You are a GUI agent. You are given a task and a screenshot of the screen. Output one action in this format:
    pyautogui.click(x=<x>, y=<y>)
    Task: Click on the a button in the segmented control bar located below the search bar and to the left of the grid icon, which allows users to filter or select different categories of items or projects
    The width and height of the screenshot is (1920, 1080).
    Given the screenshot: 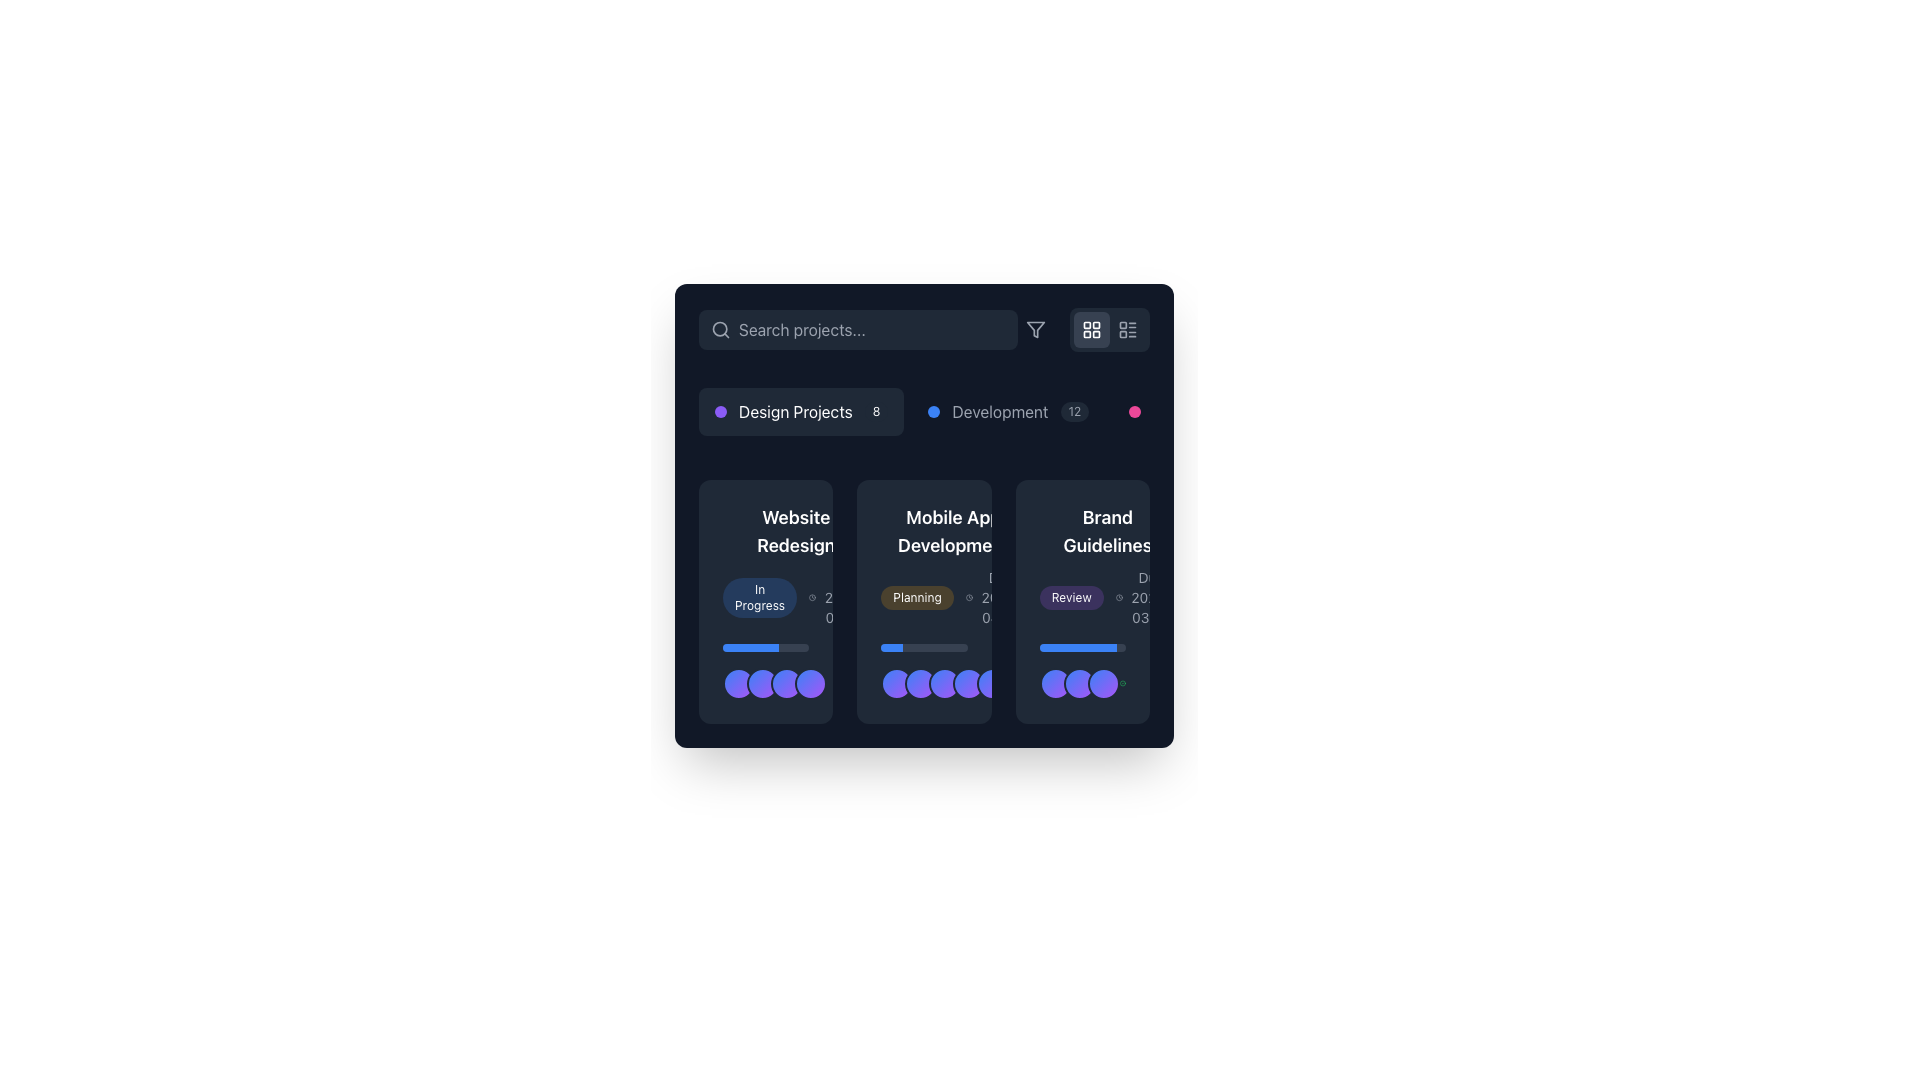 What is the action you would take?
    pyautogui.click(x=923, y=411)
    